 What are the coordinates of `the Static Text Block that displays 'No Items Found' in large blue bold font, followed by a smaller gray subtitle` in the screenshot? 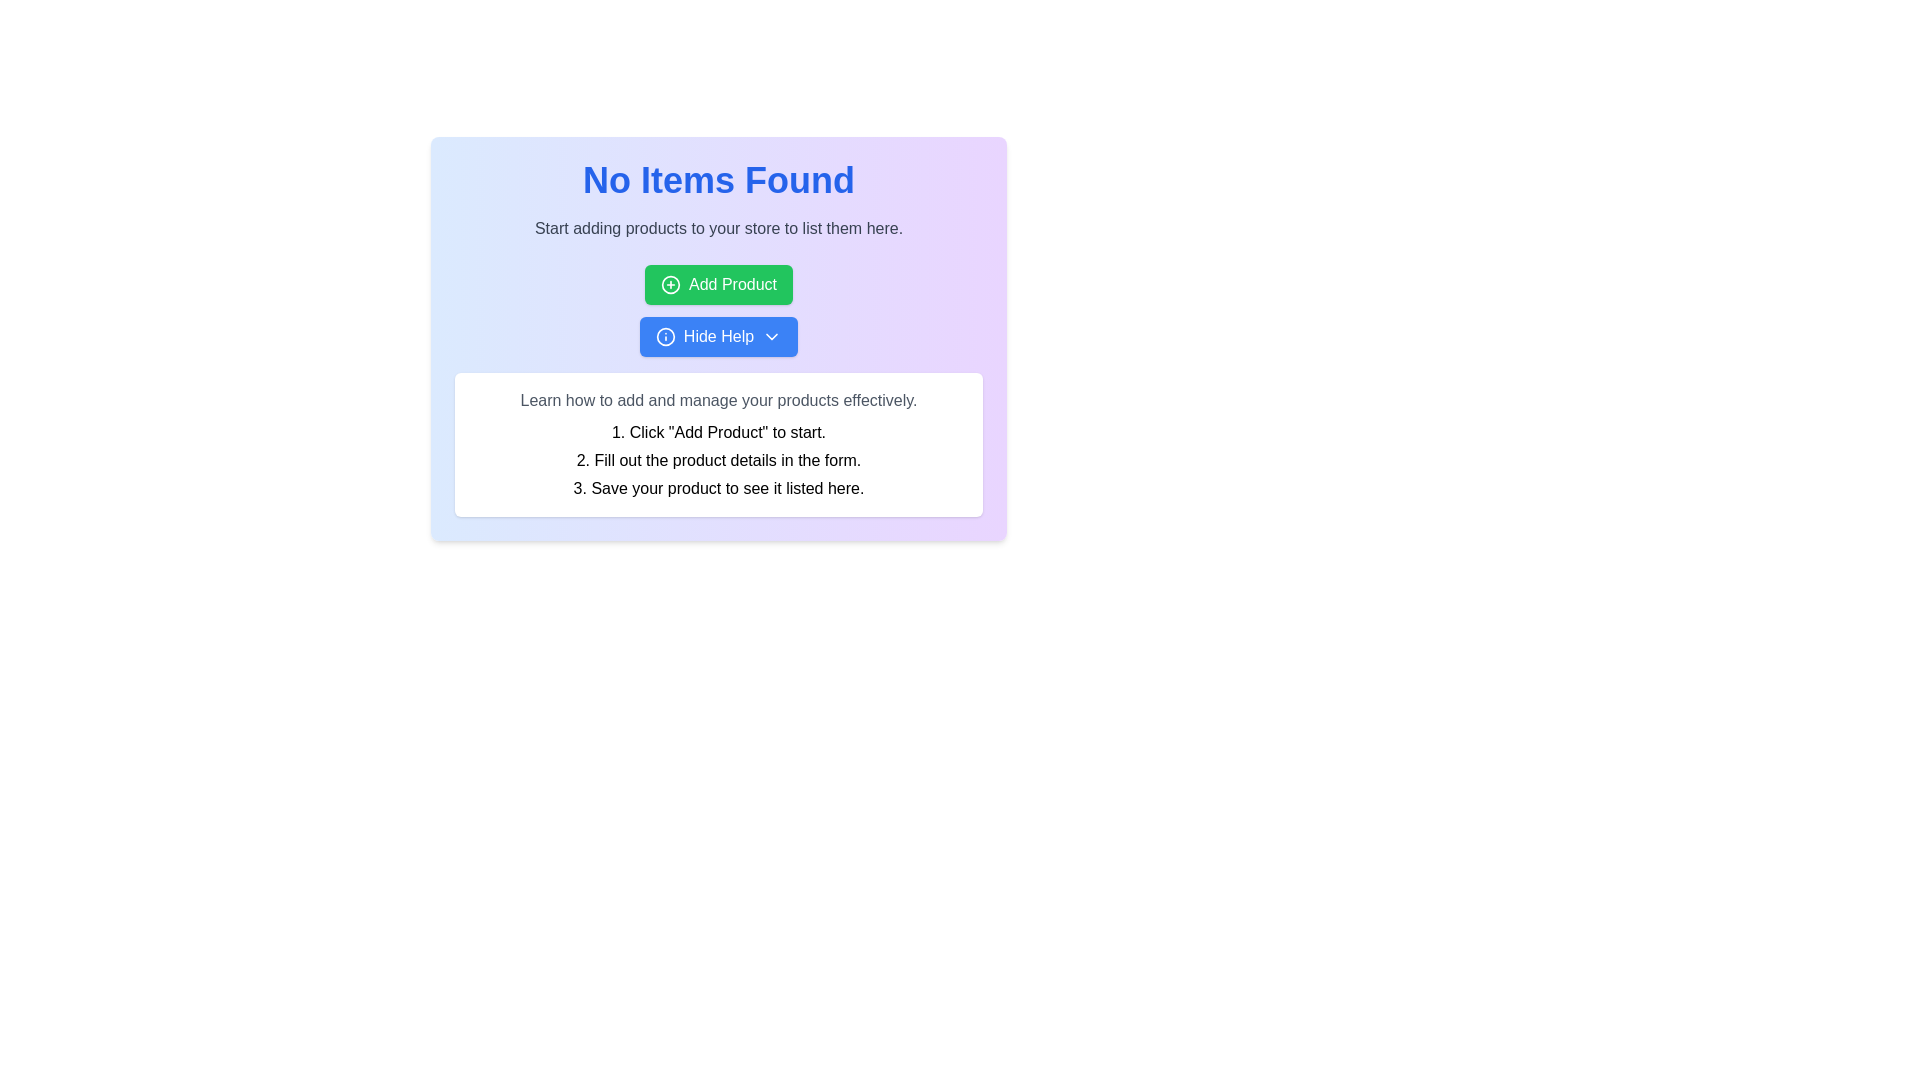 It's located at (719, 200).